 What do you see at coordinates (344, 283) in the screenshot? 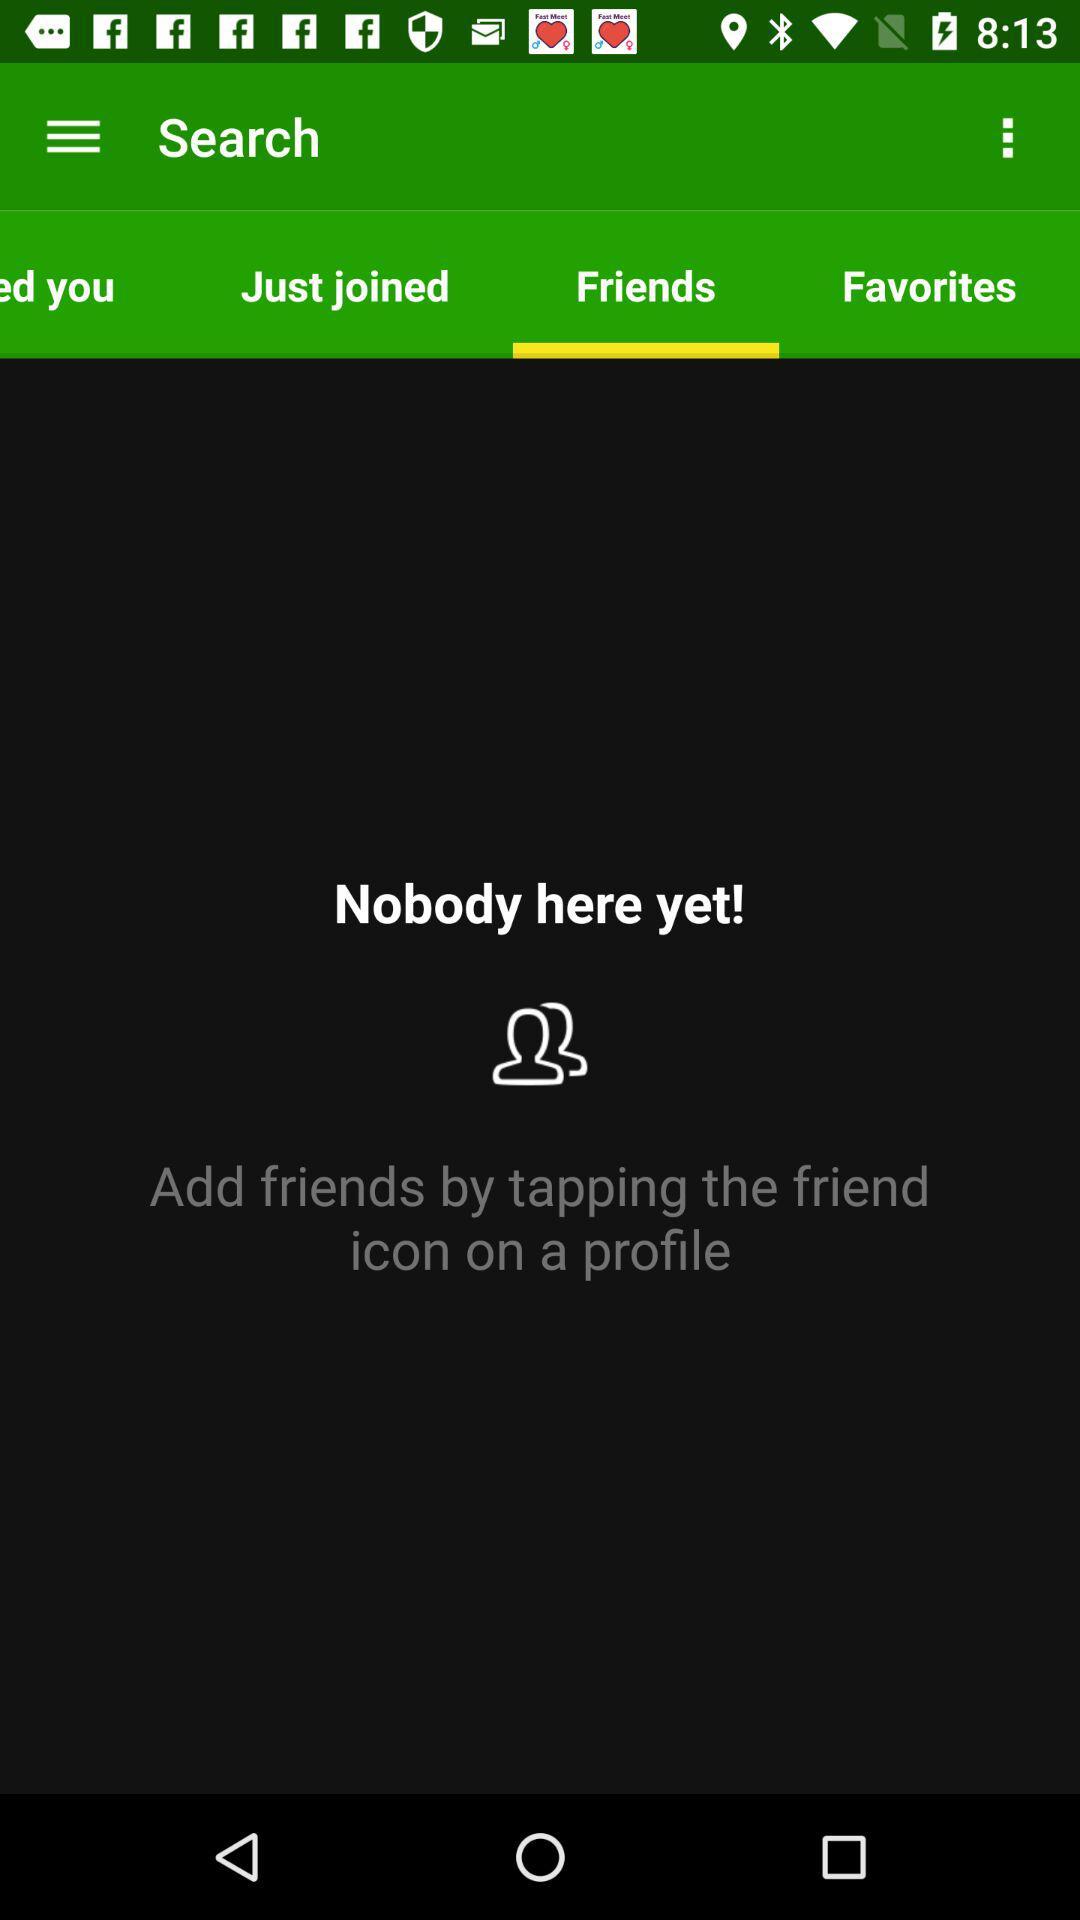
I see `the app above nobody here yet!` at bounding box center [344, 283].